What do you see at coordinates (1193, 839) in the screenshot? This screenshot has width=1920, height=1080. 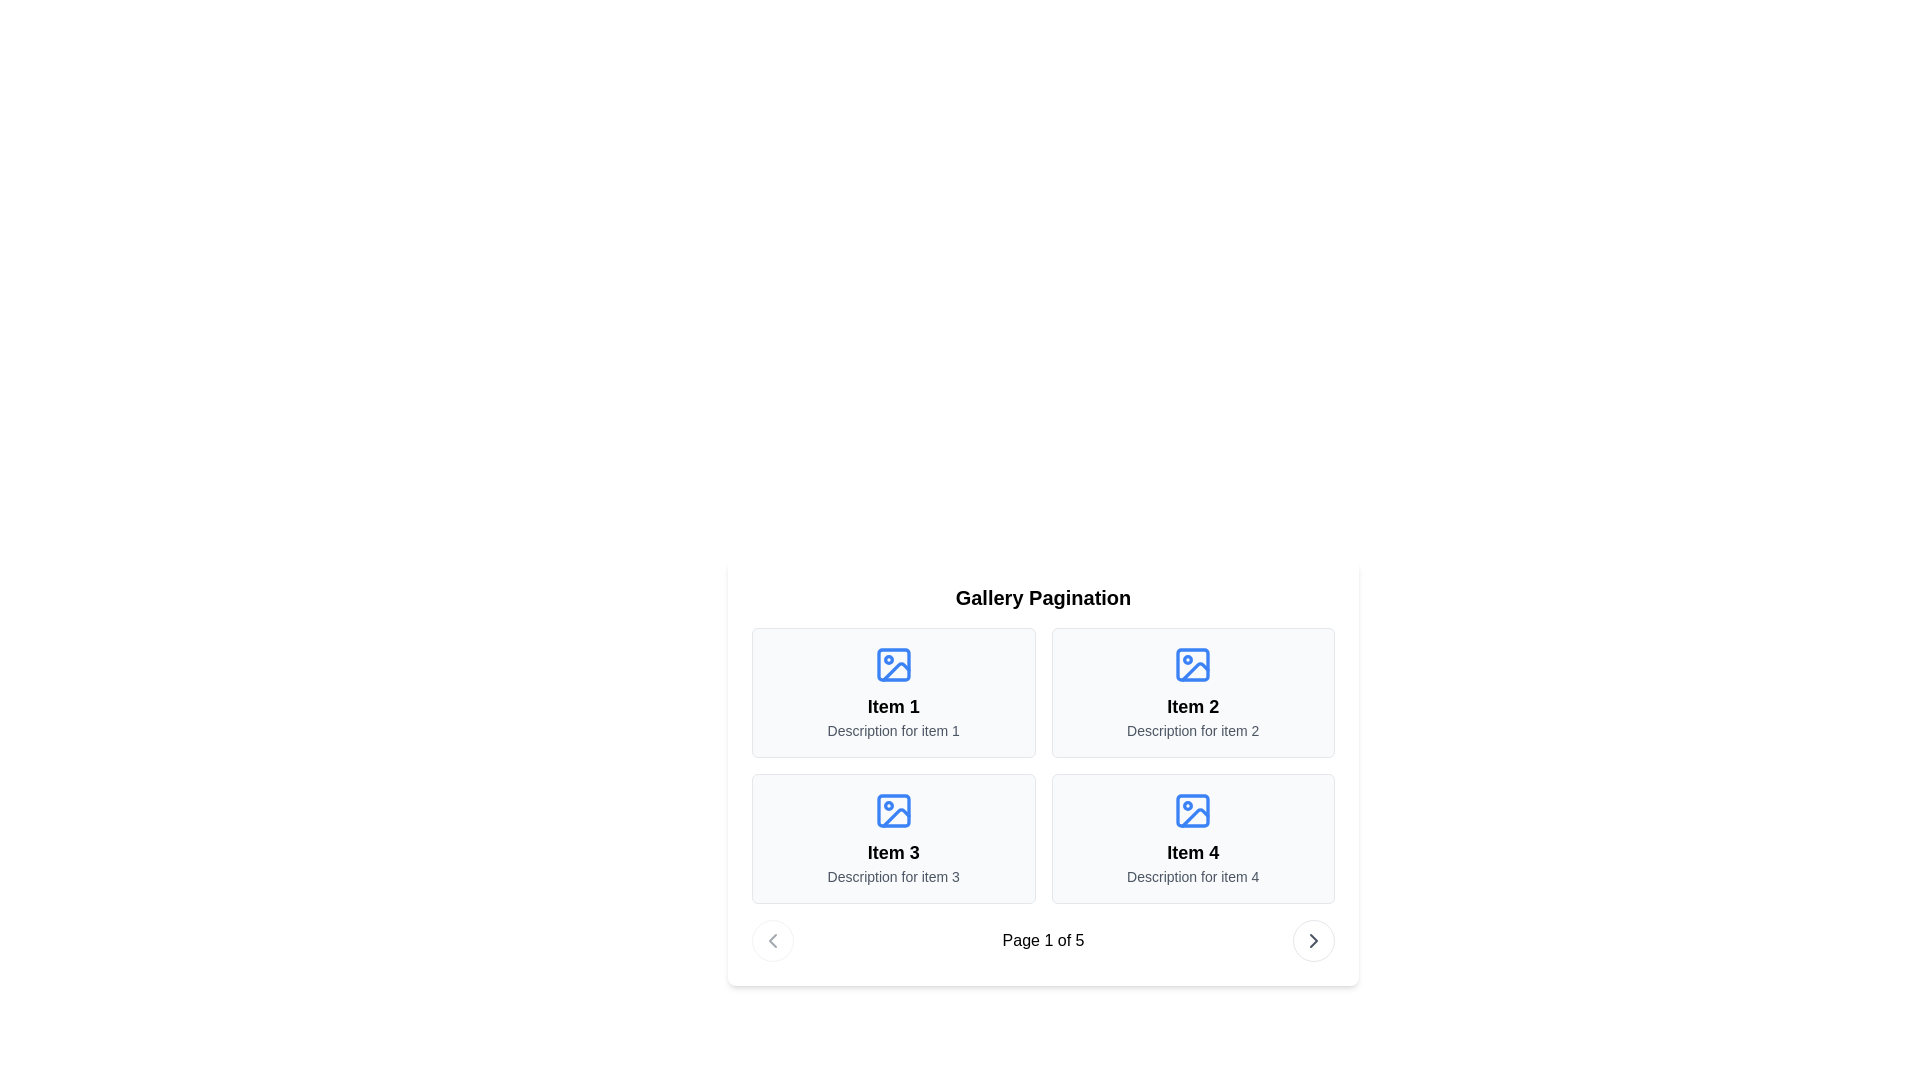 I see `the selectable item card representing 'Item 4' in the gallery grid, located at the bottom-right corner of the 2x2 structure` at bounding box center [1193, 839].